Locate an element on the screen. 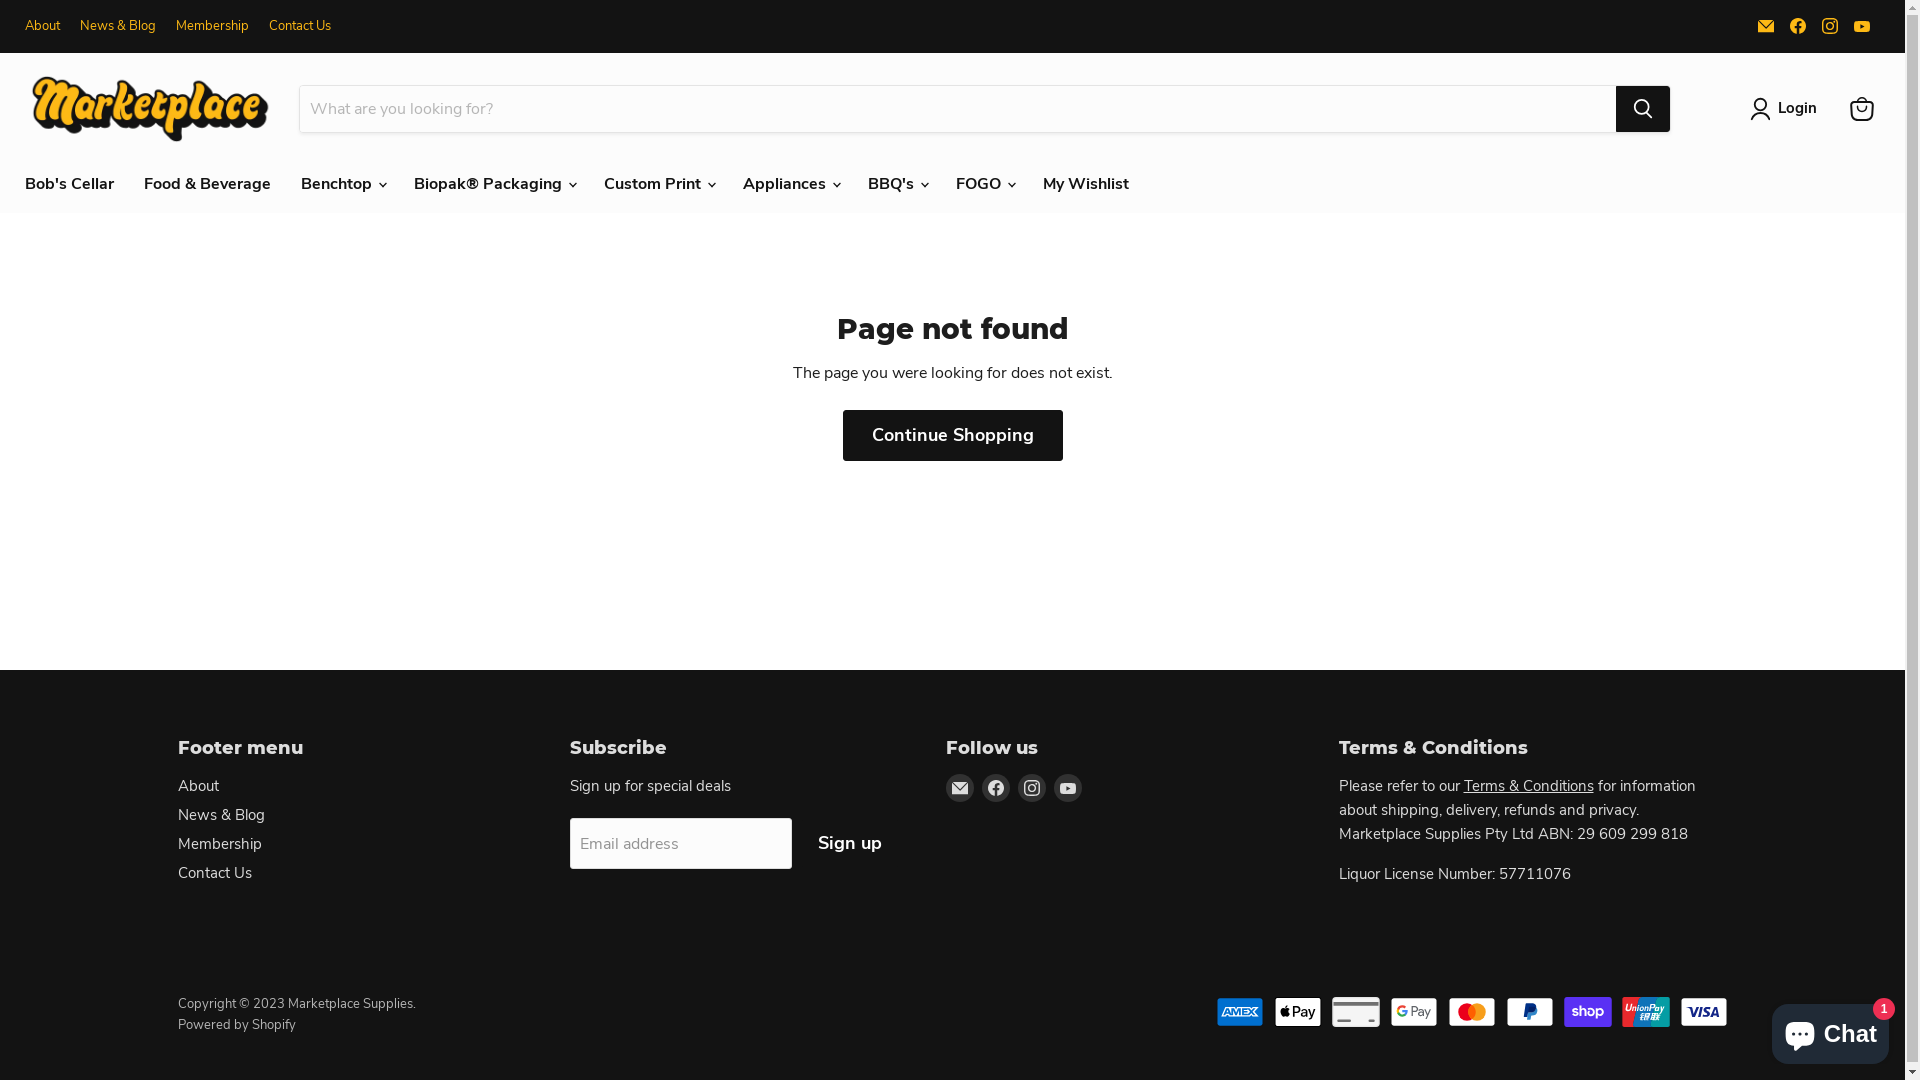  'Shopify online store chat' is located at coordinates (1830, 1029).